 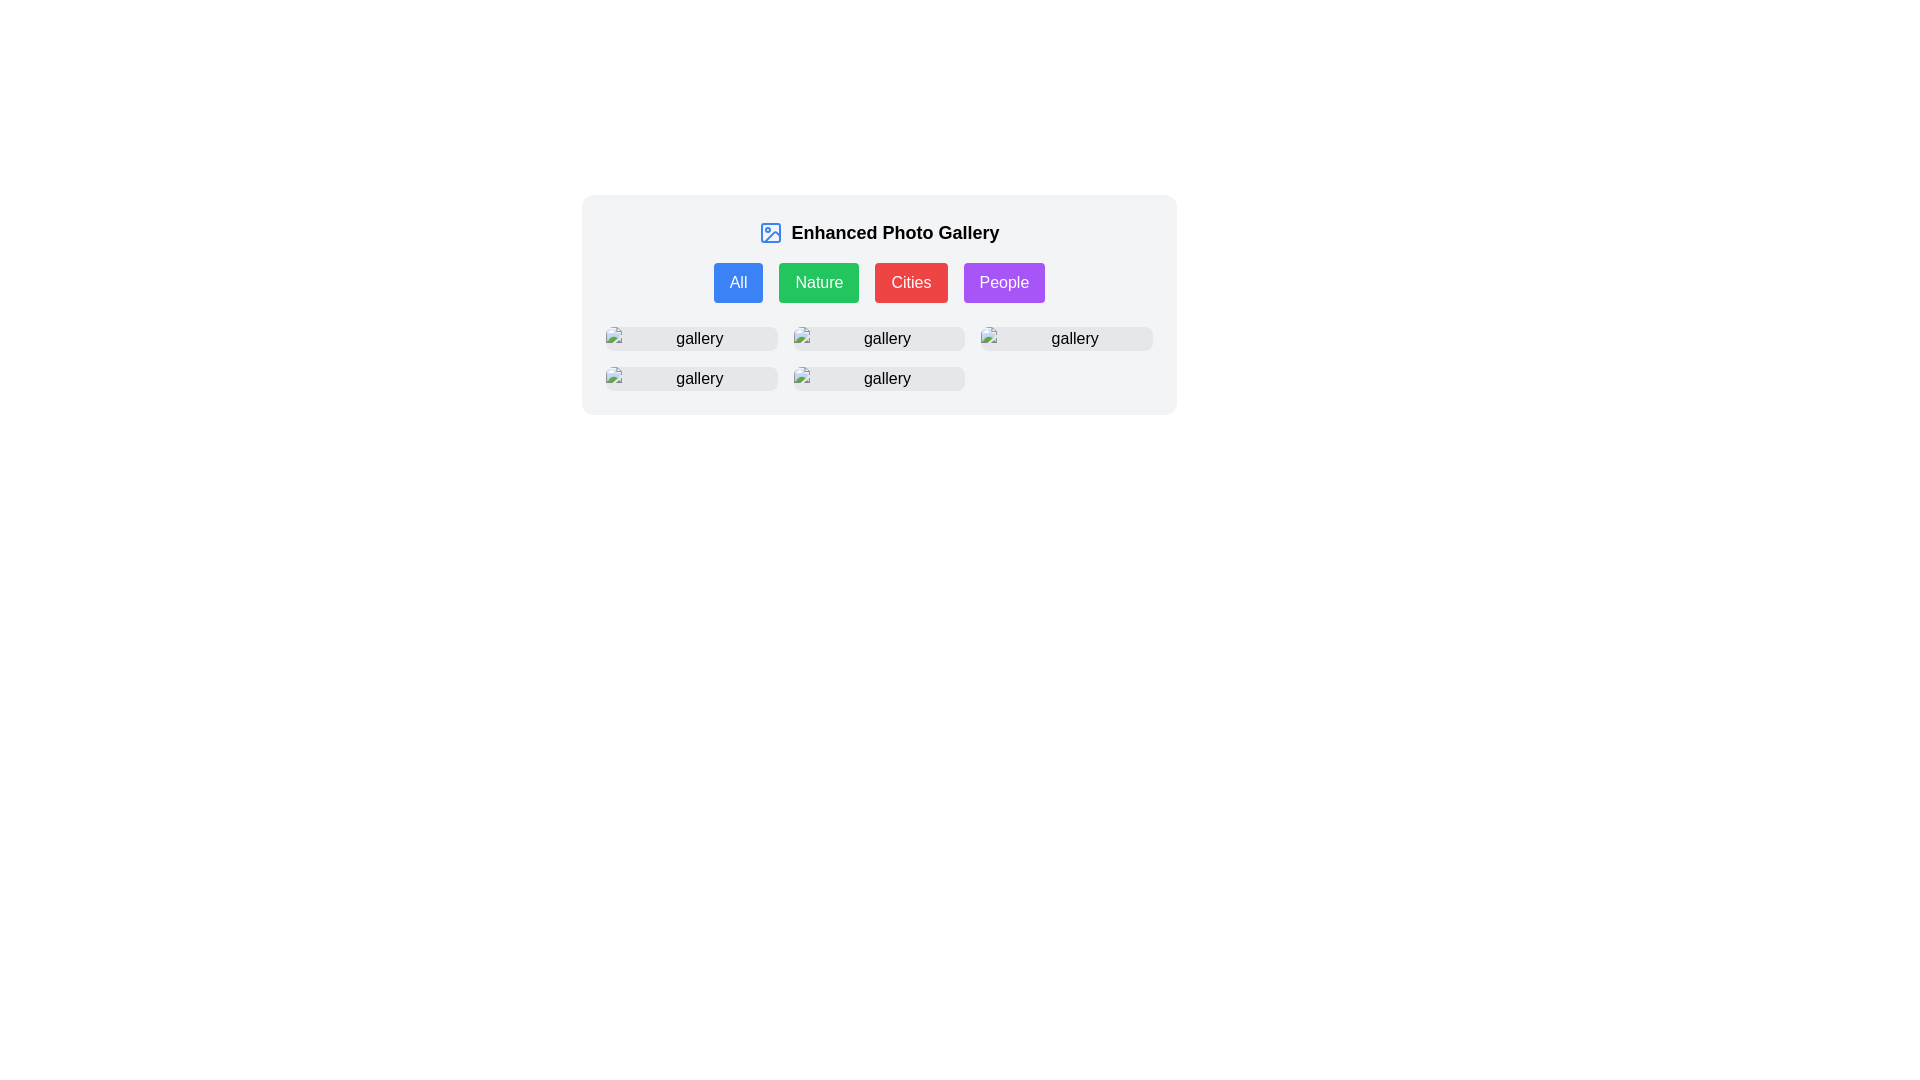 I want to click on the interactive tile in the middle column of the second row that opens a detailed view or triggers an action related to the 'gallery' label, so click(x=879, y=378).